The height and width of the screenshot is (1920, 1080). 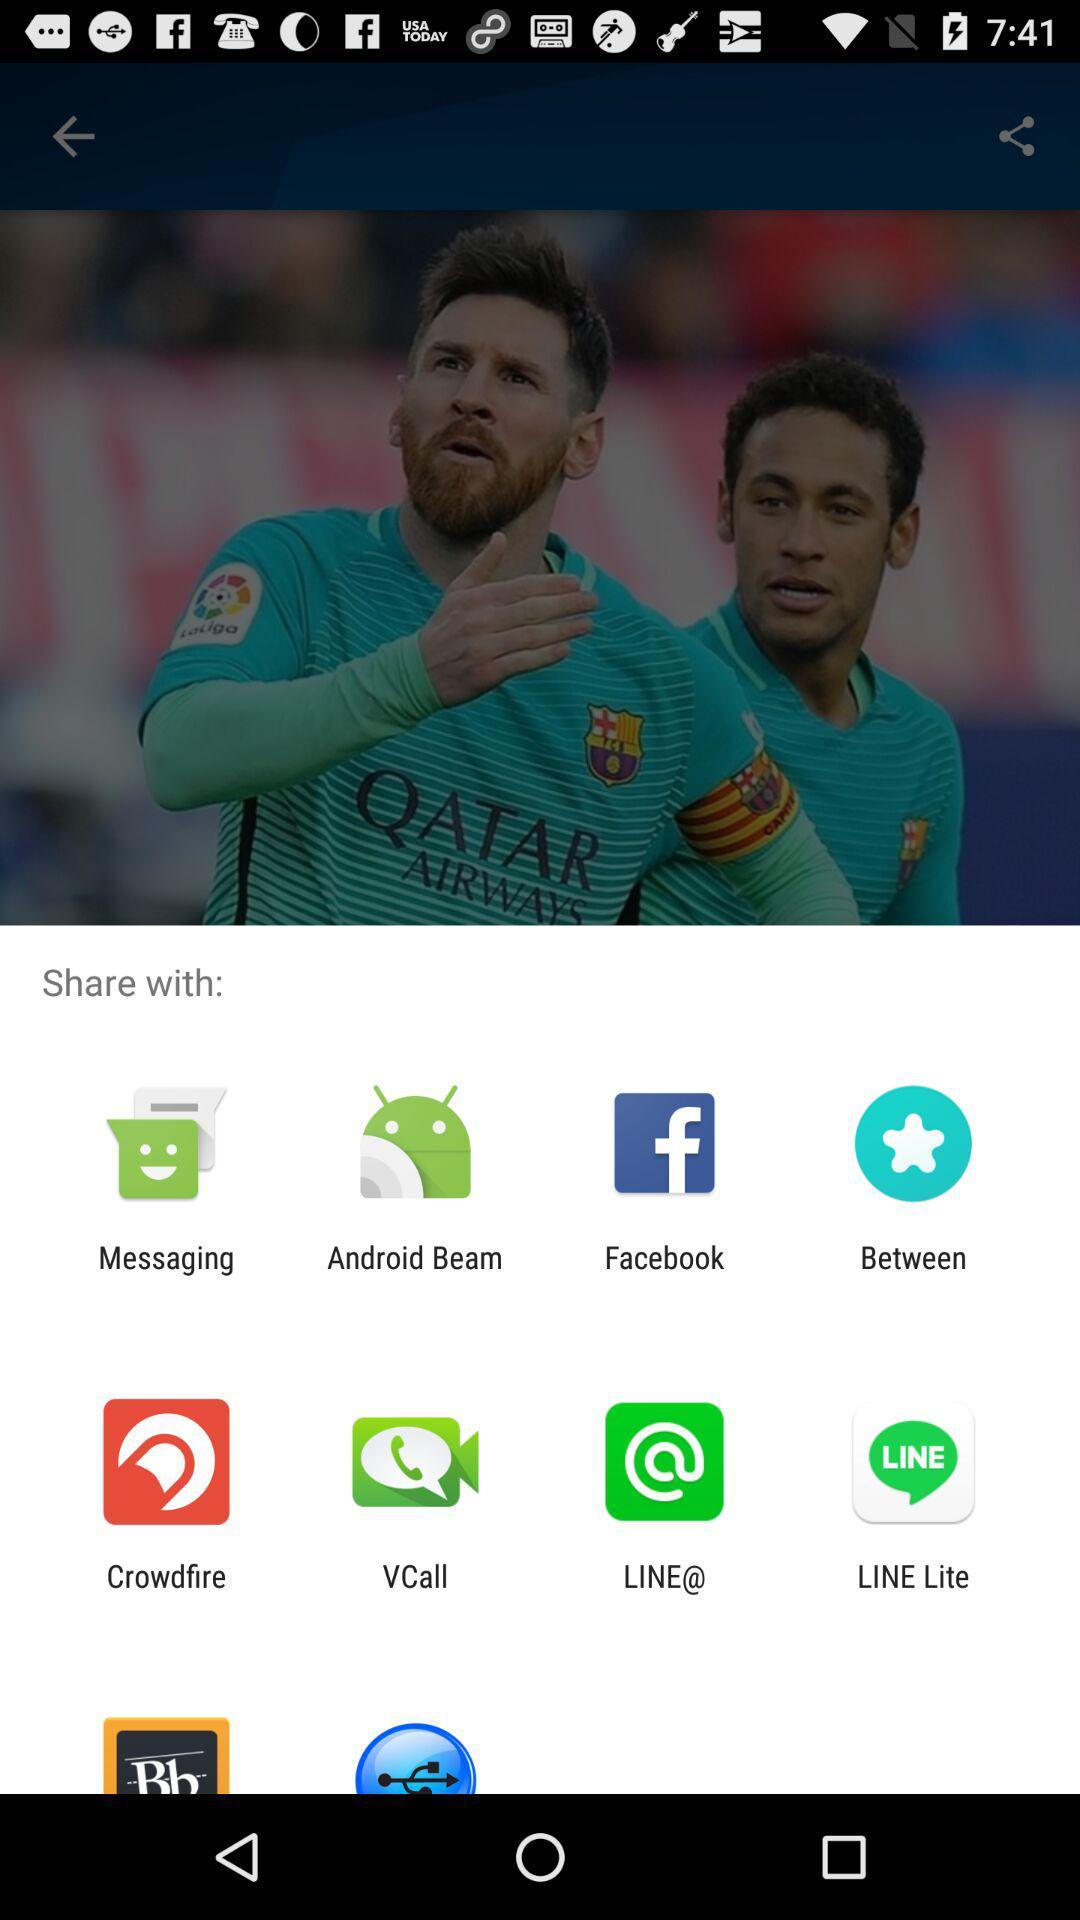 I want to click on the icon next to the messaging icon, so click(x=414, y=1274).